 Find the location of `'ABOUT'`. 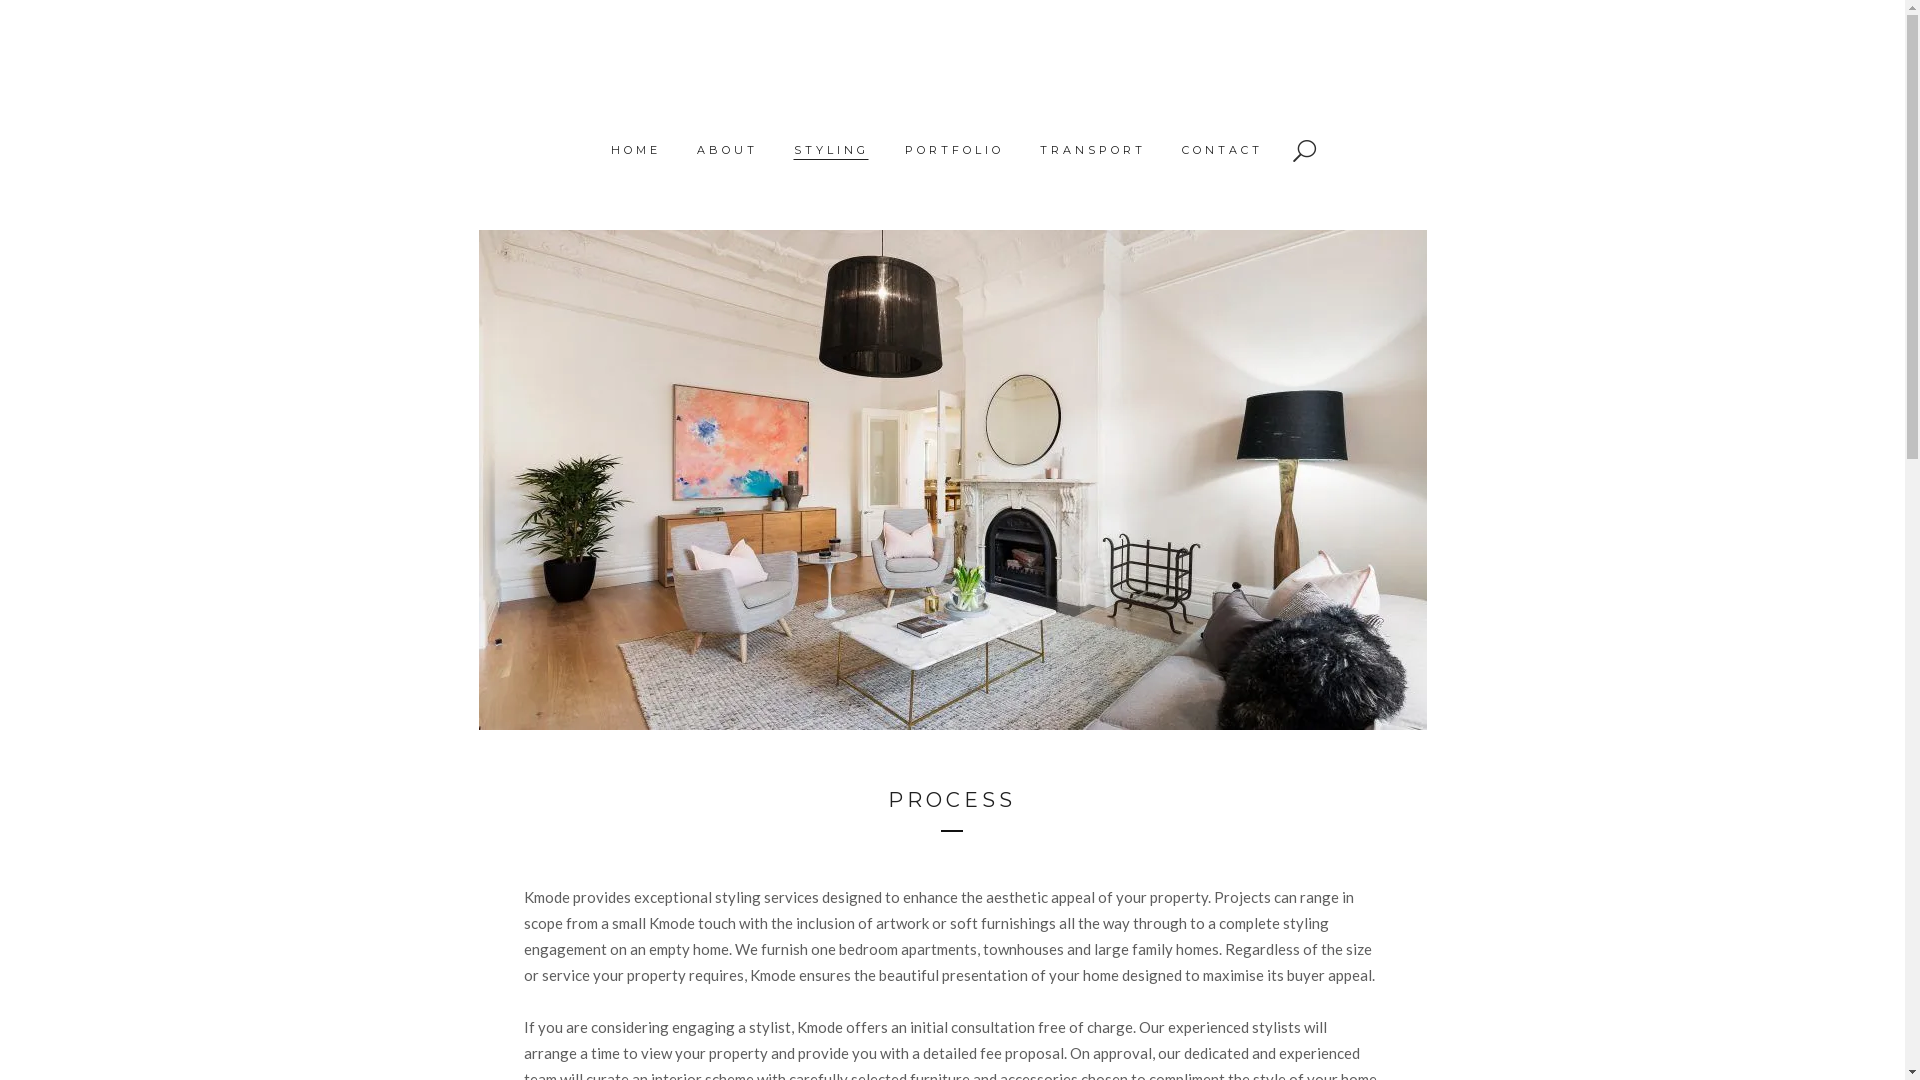

'ABOUT' is located at coordinates (725, 149).